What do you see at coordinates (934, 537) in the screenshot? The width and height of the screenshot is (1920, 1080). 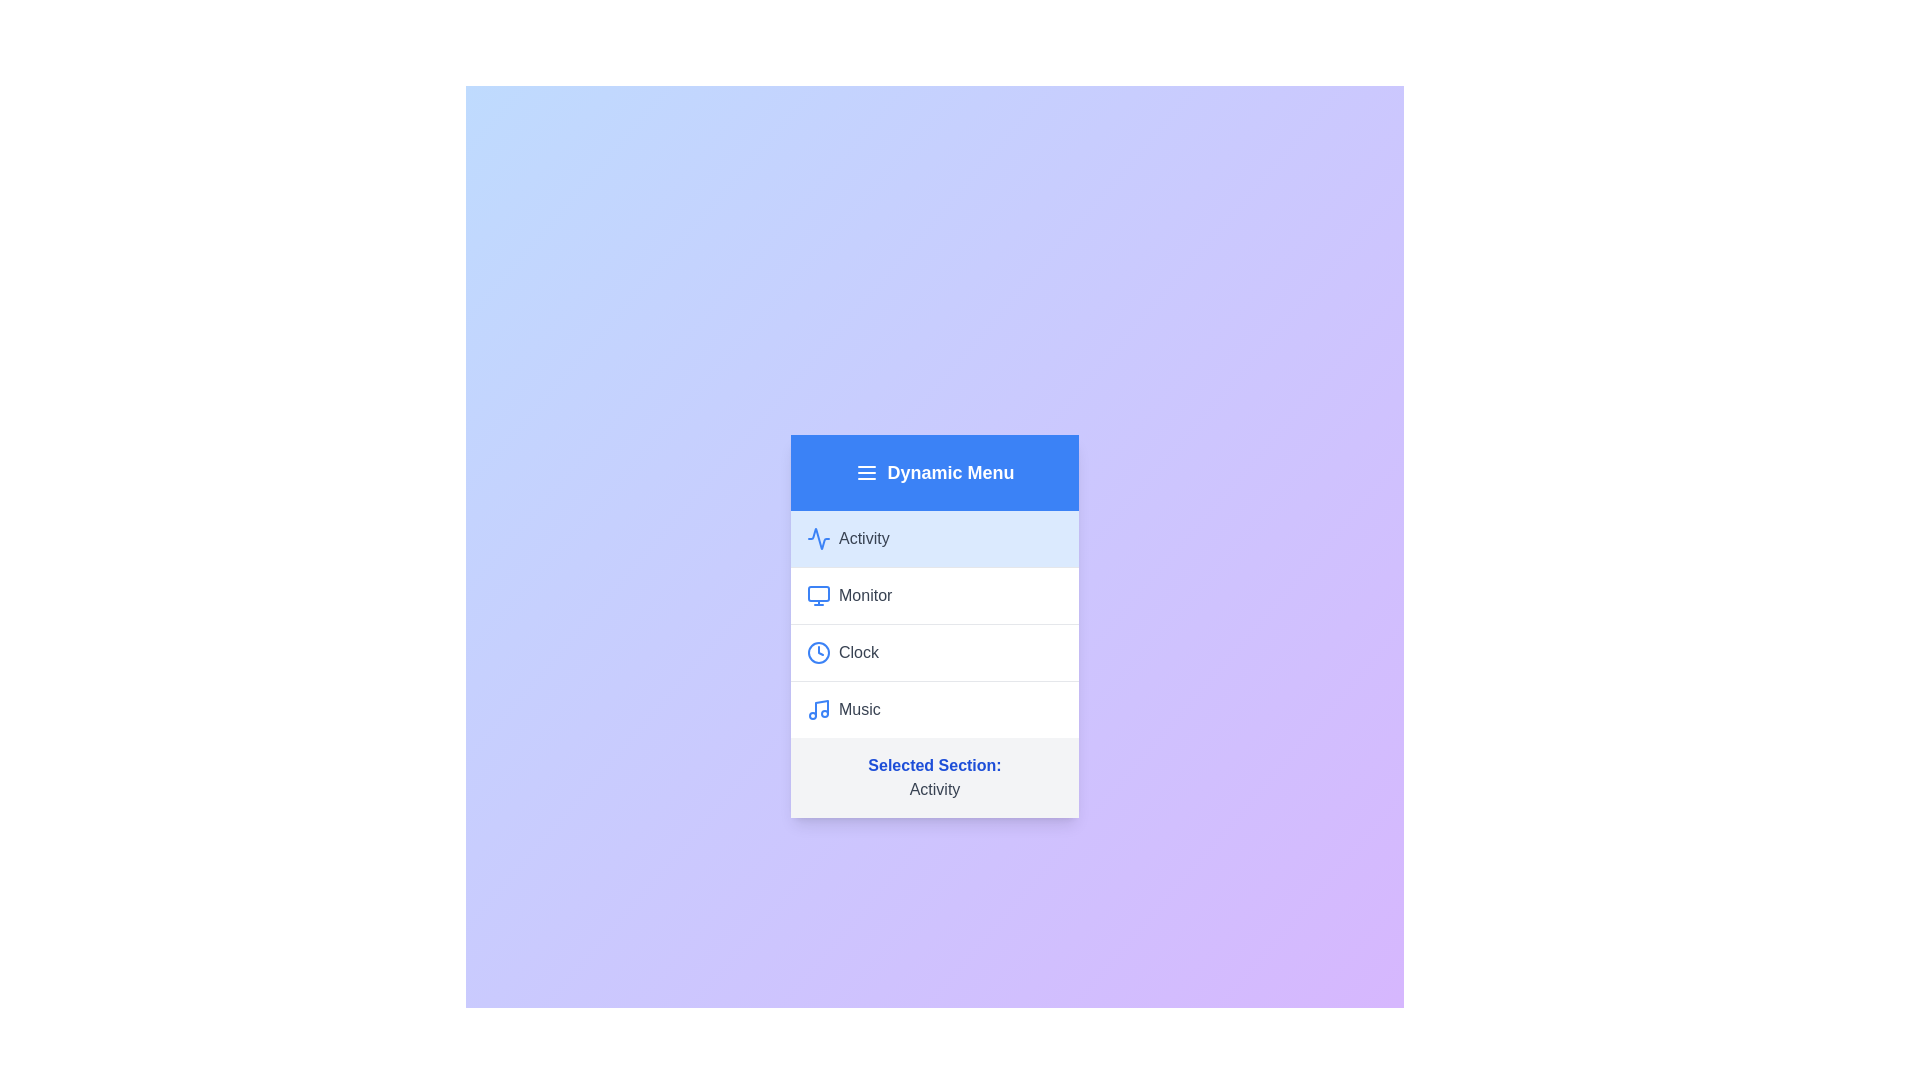 I see `the menu item Activity to switch the active section` at bounding box center [934, 537].